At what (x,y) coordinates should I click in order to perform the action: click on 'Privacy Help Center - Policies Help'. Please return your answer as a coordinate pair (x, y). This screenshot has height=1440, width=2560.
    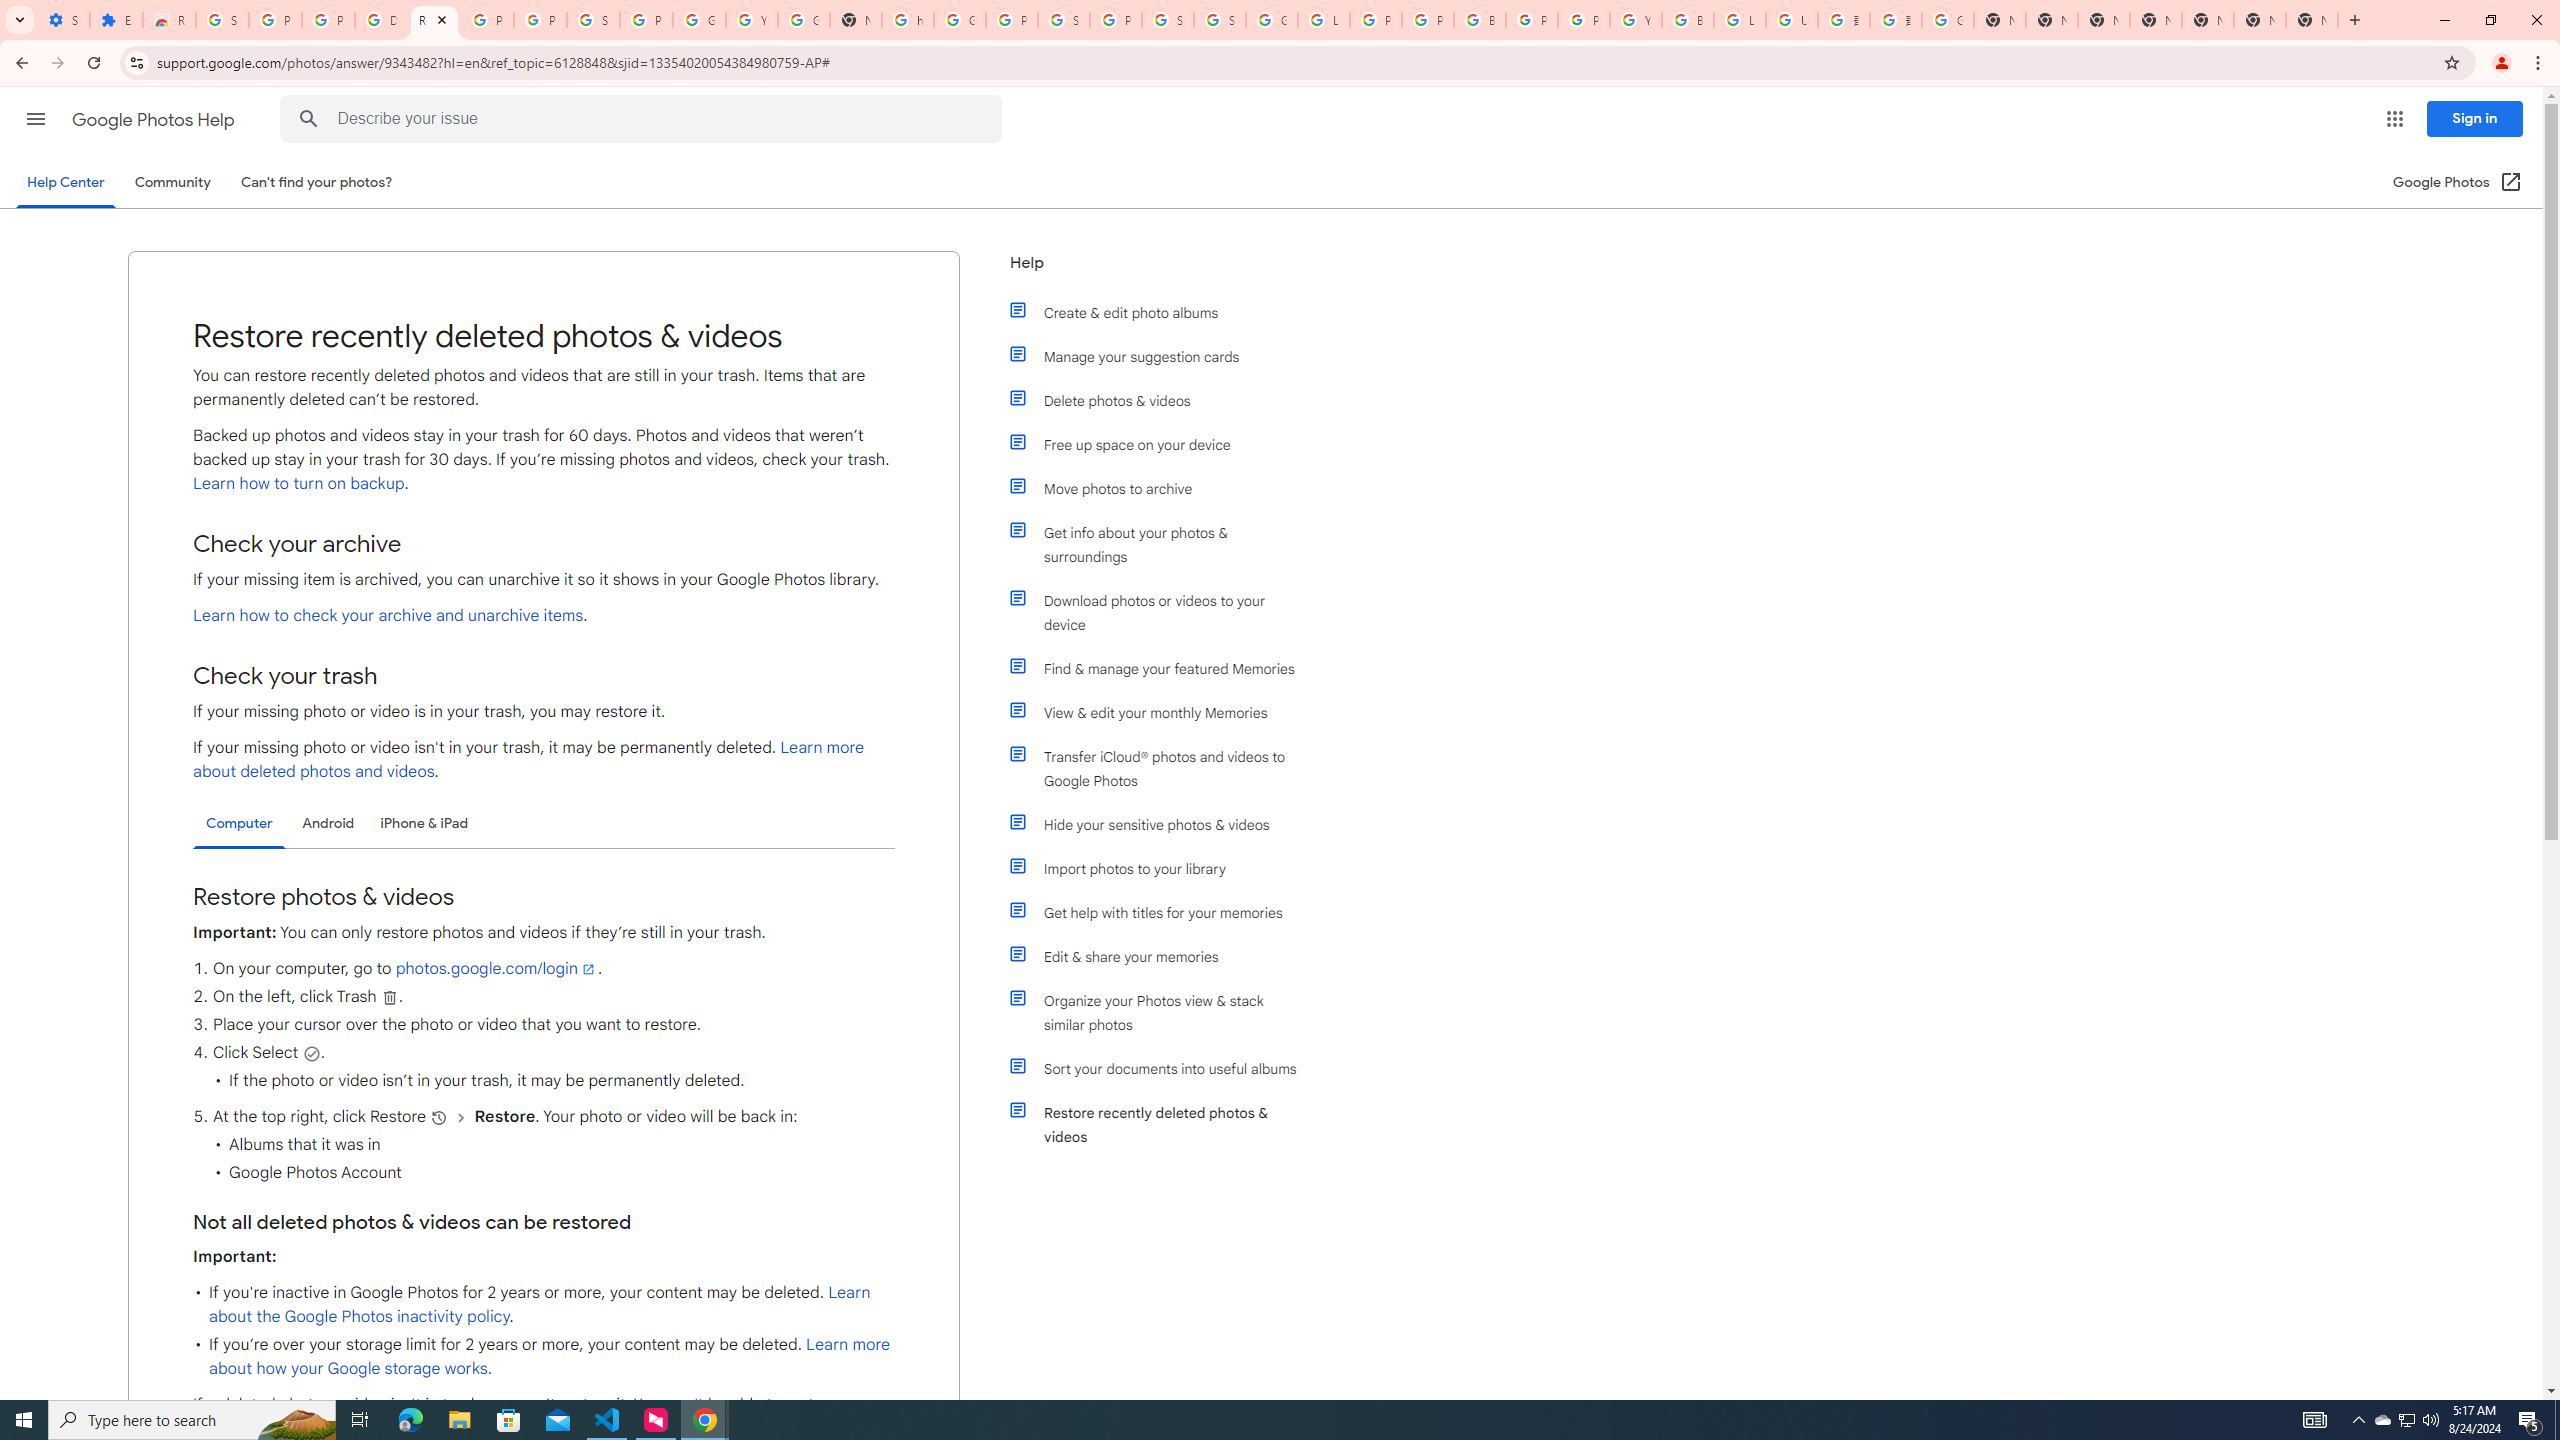
    Looking at the image, I should click on (1426, 19).